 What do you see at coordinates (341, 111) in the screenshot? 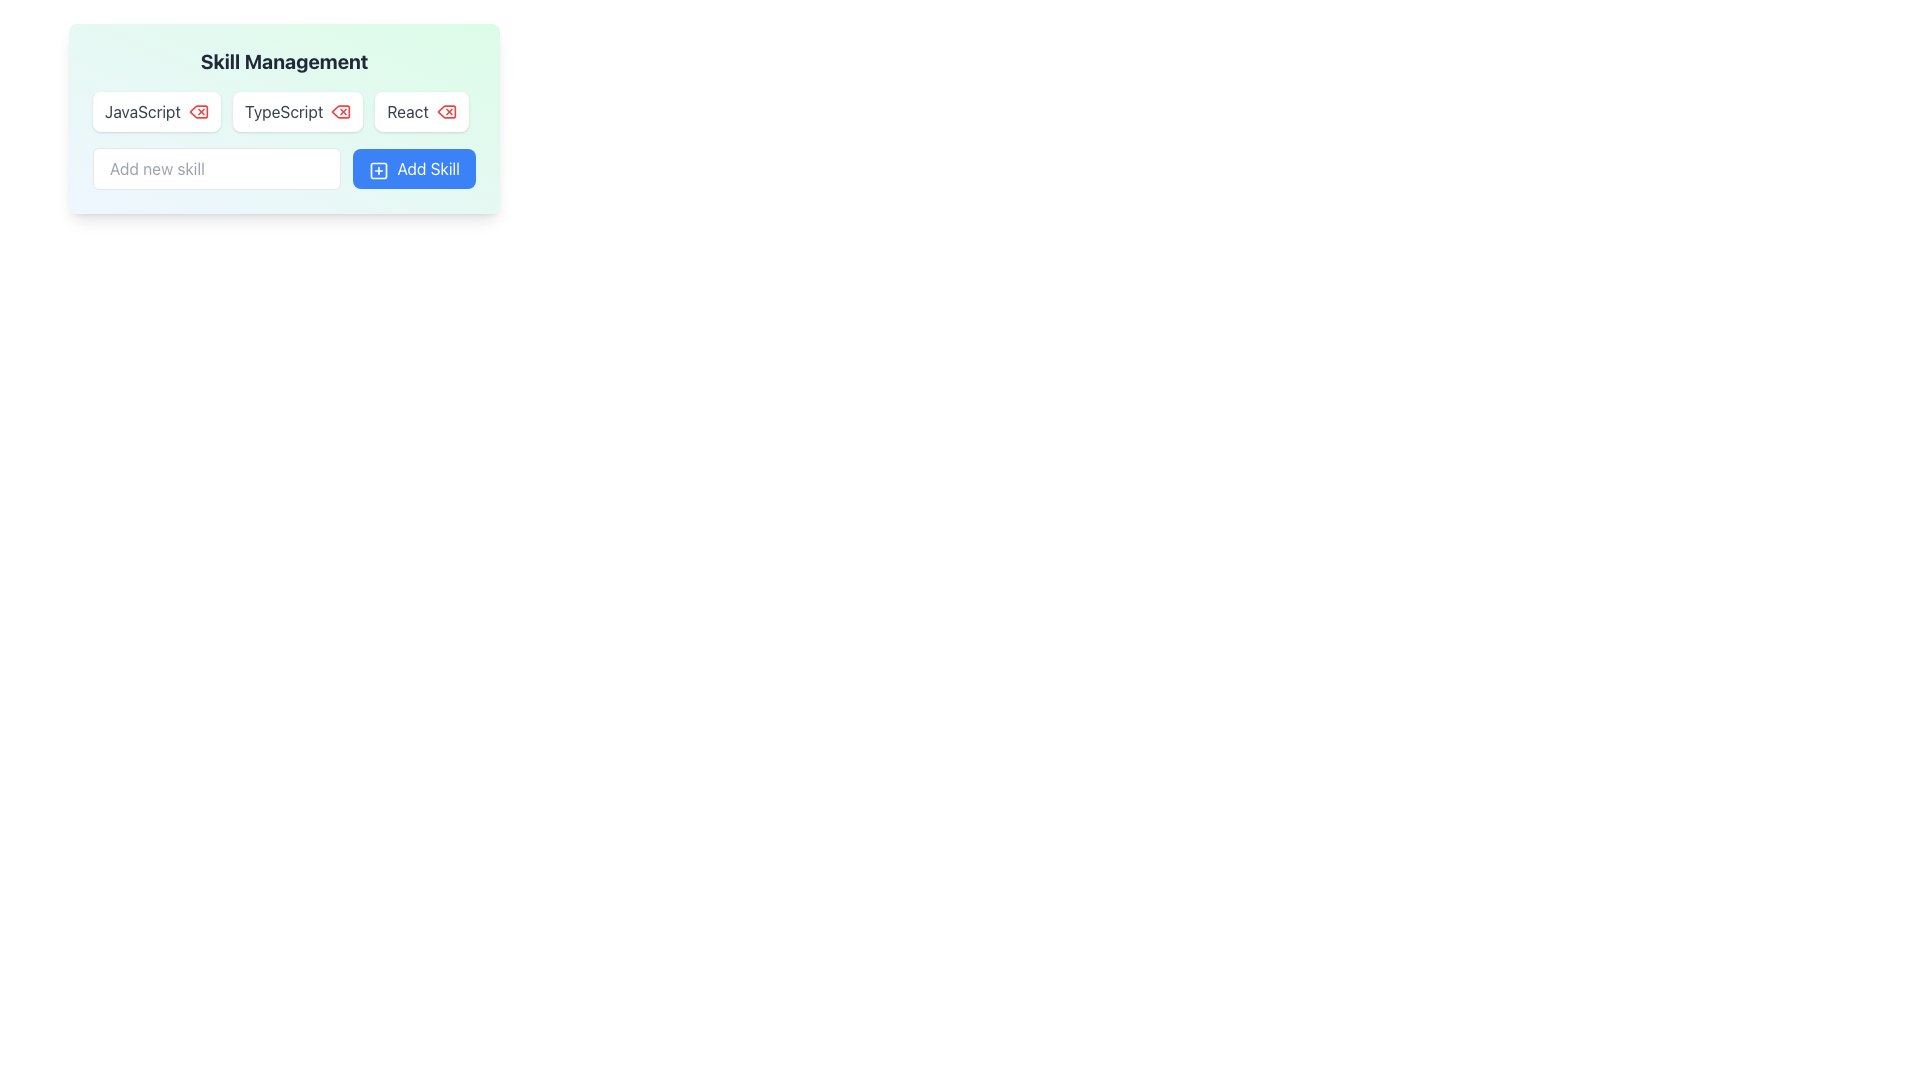
I see `the visual state of the red delete icon in the TypeScript skill badge, which appears as a convex polygonal shape resembling a delete or cross icon` at bounding box center [341, 111].